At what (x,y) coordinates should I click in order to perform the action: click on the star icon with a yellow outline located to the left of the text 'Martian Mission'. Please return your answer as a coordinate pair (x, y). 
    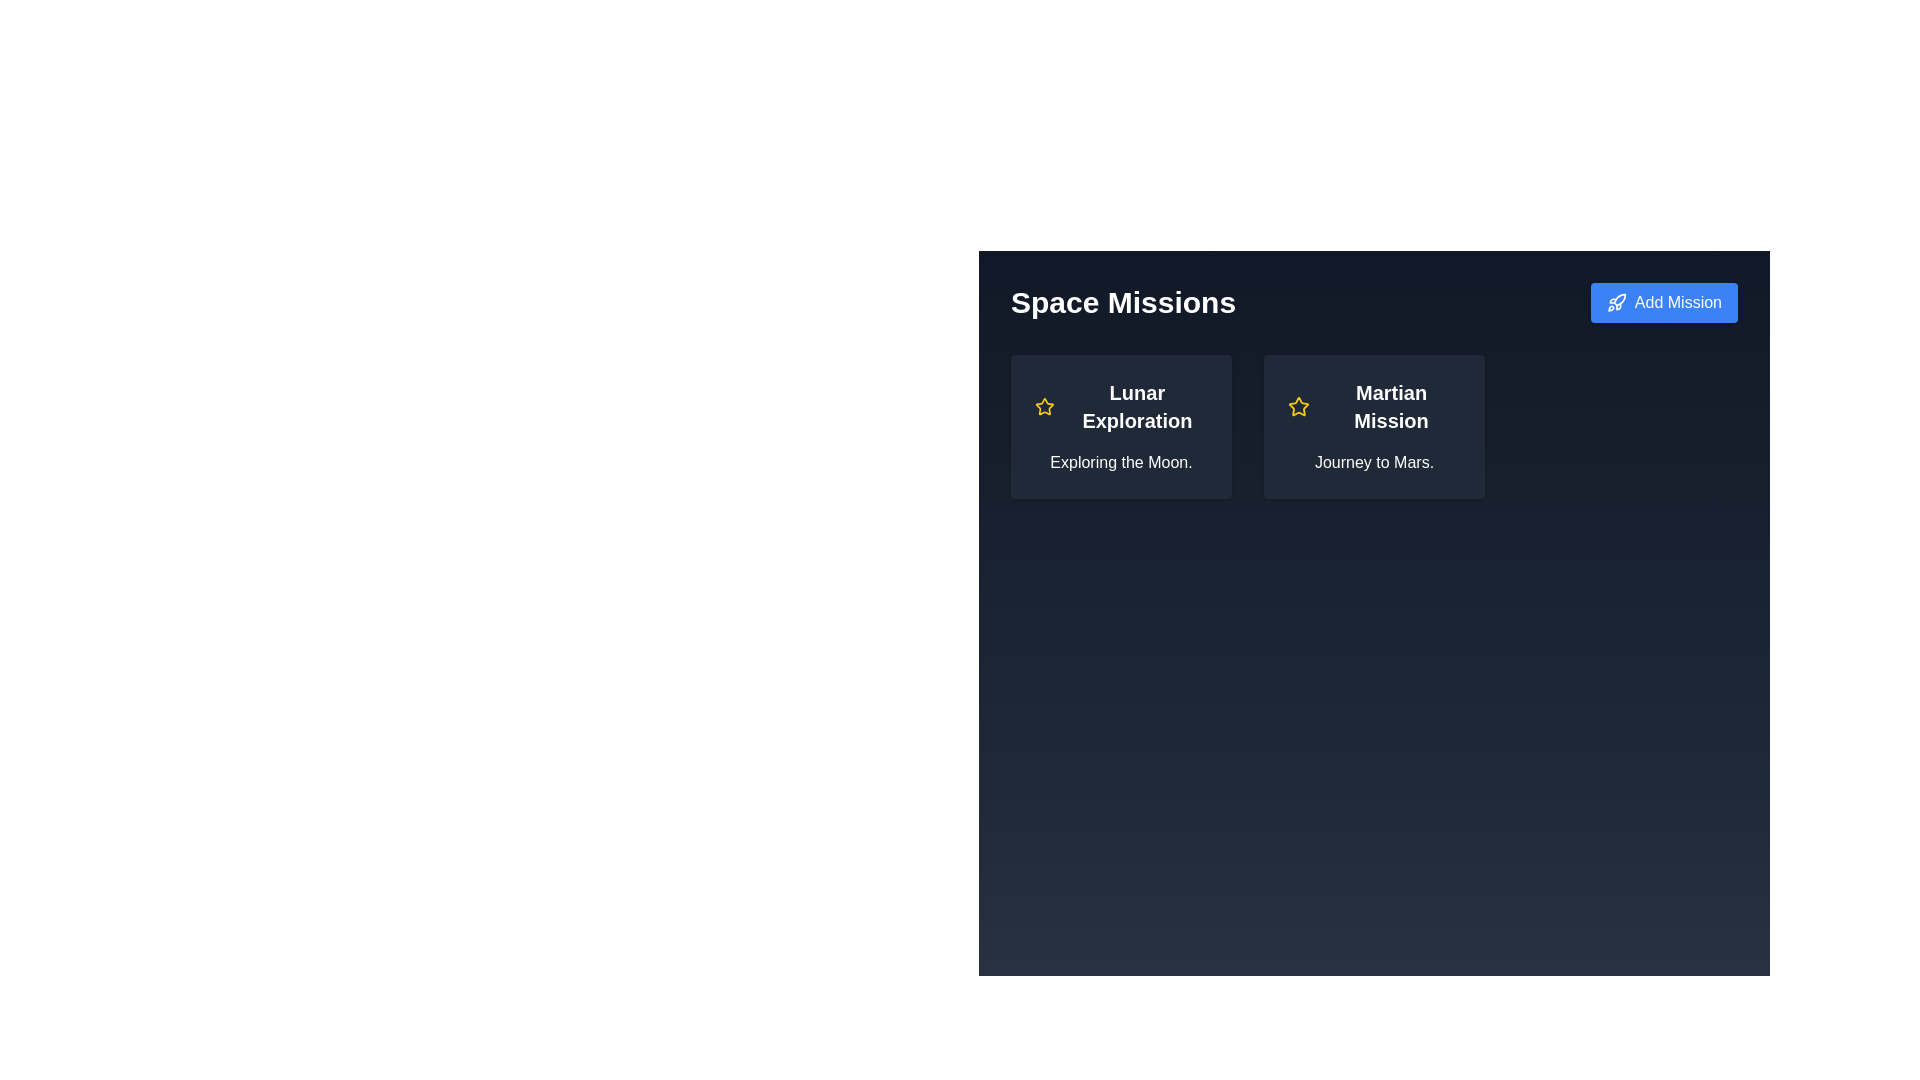
    Looking at the image, I should click on (1299, 406).